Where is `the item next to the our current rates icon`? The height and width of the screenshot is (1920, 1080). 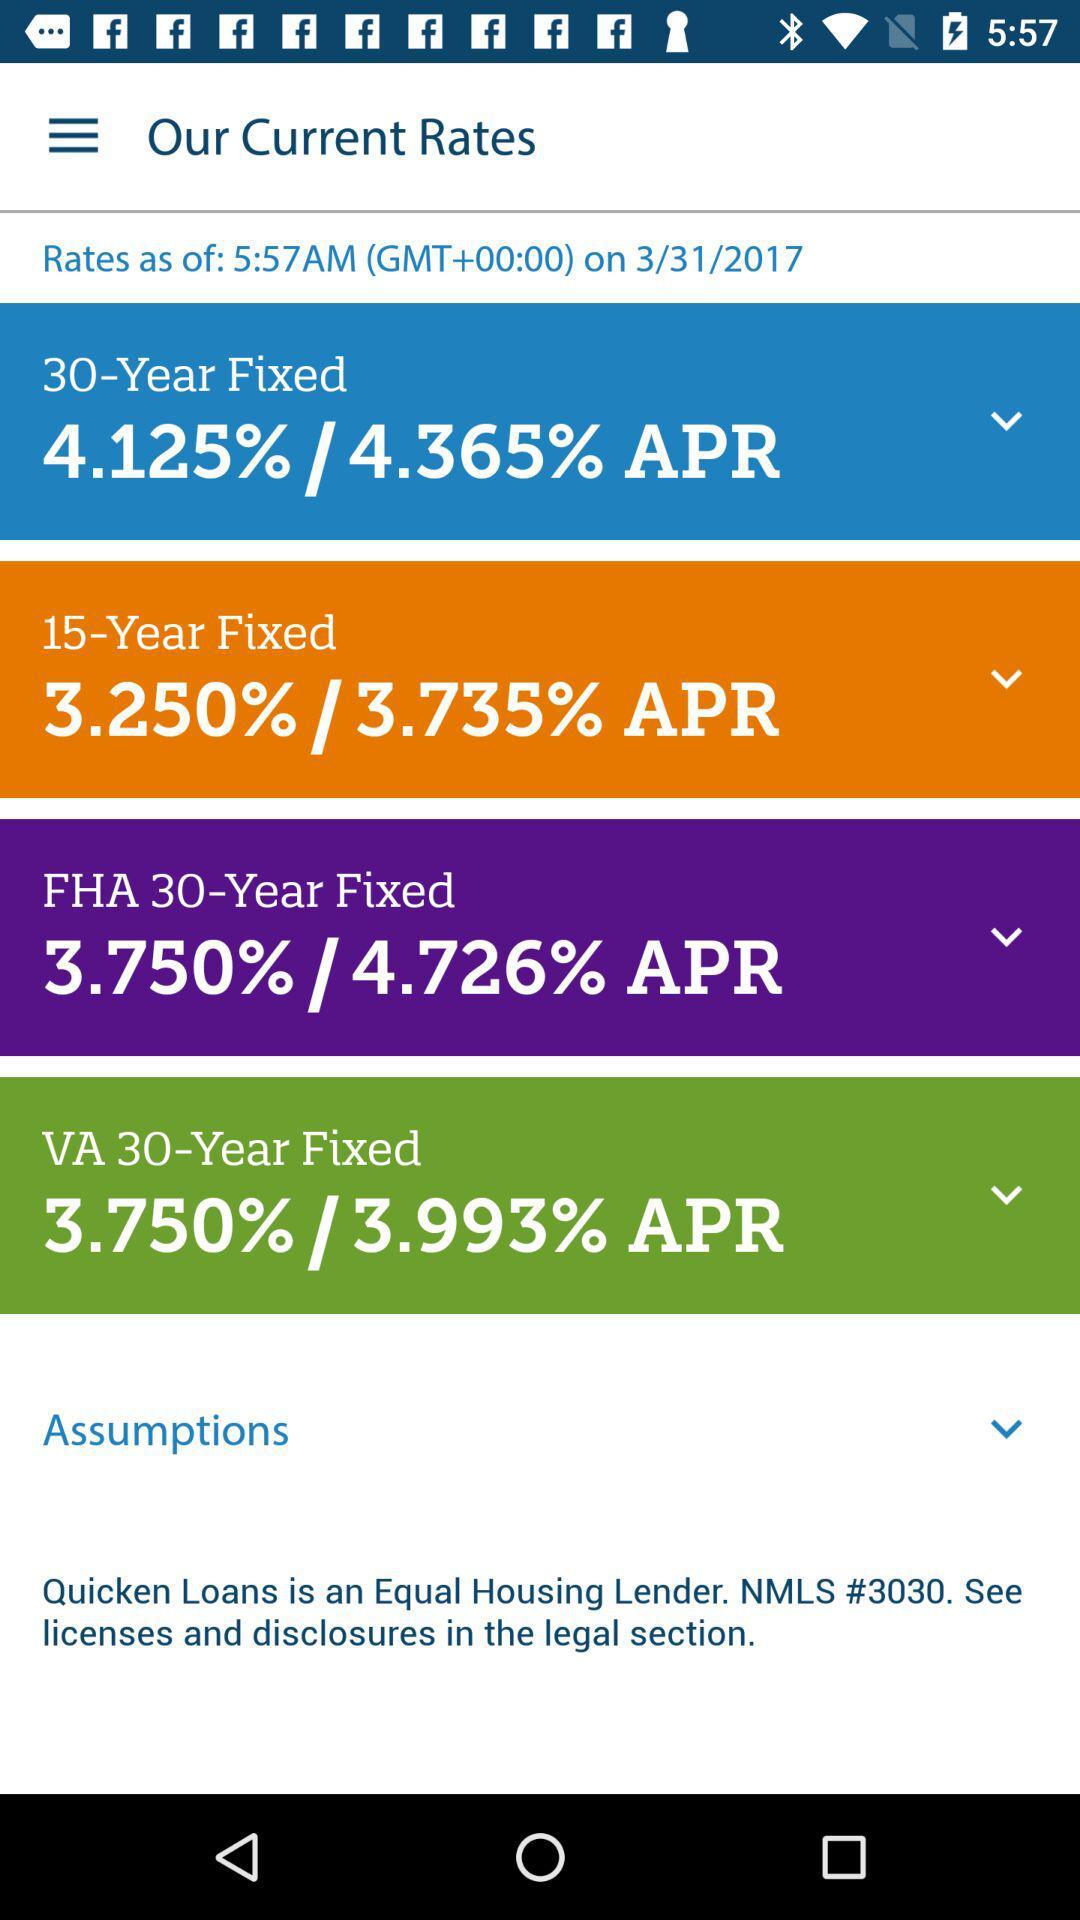 the item next to the our current rates icon is located at coordinates (72, 135).